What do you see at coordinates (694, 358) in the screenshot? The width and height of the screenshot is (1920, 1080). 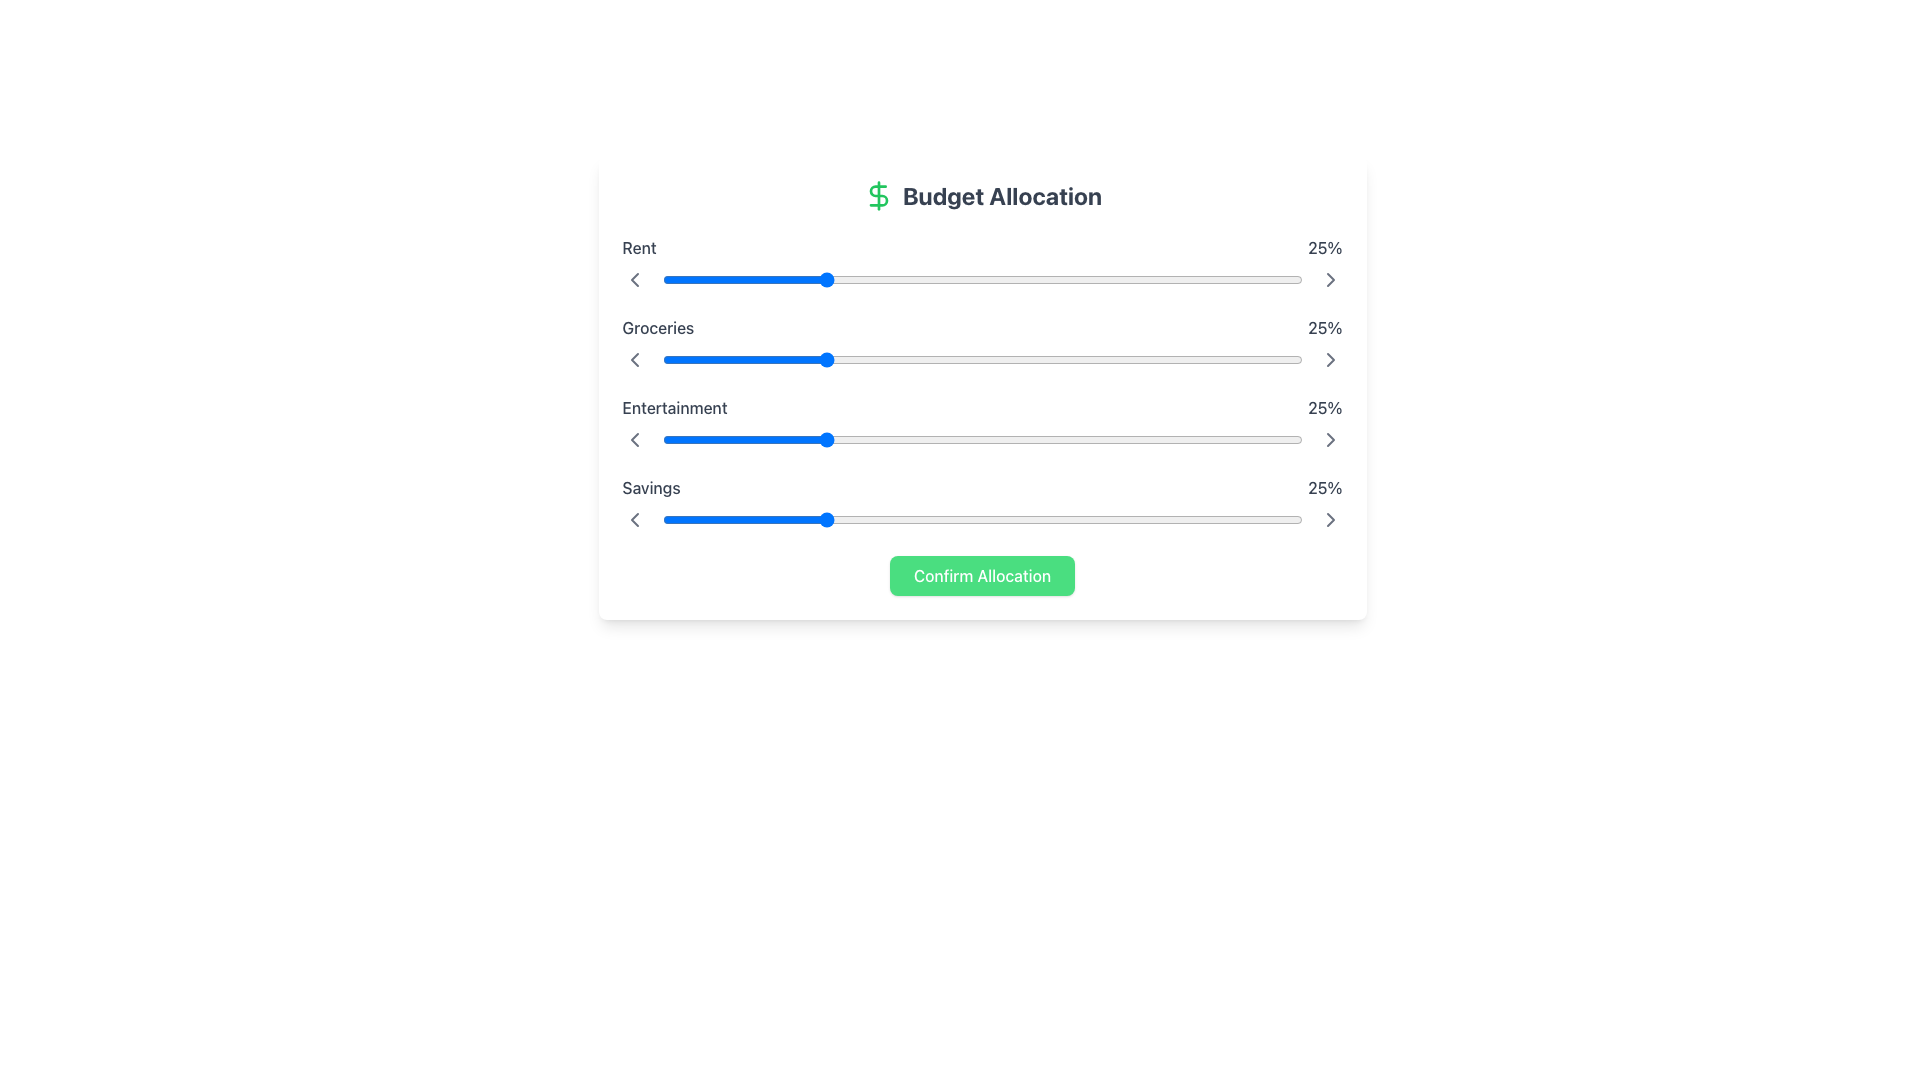 I see `the groceries allocation percentage` at bounding box center [694, 358].